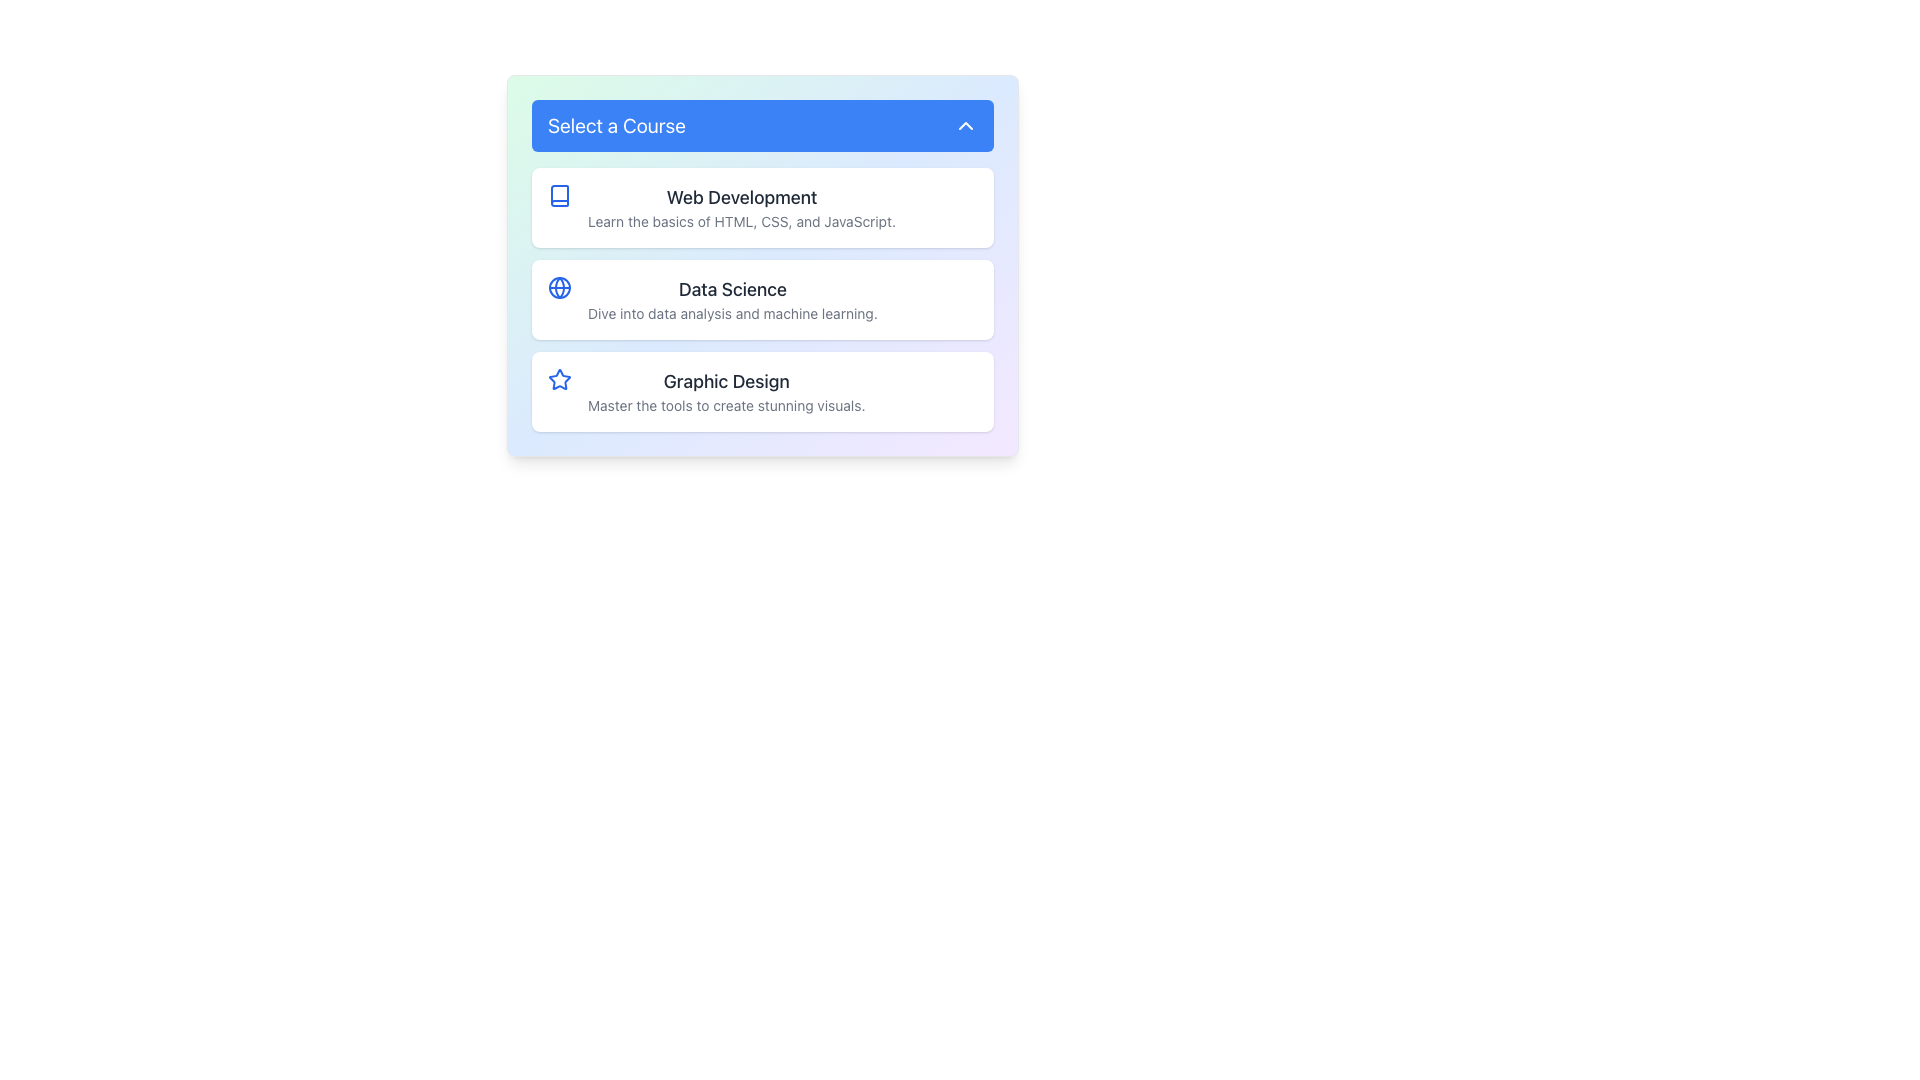 Image resolution: width=1920 pixels, height=1080 pixels. I want to click on the first selectable card representing the course 'Web Development', so click(762, 208).